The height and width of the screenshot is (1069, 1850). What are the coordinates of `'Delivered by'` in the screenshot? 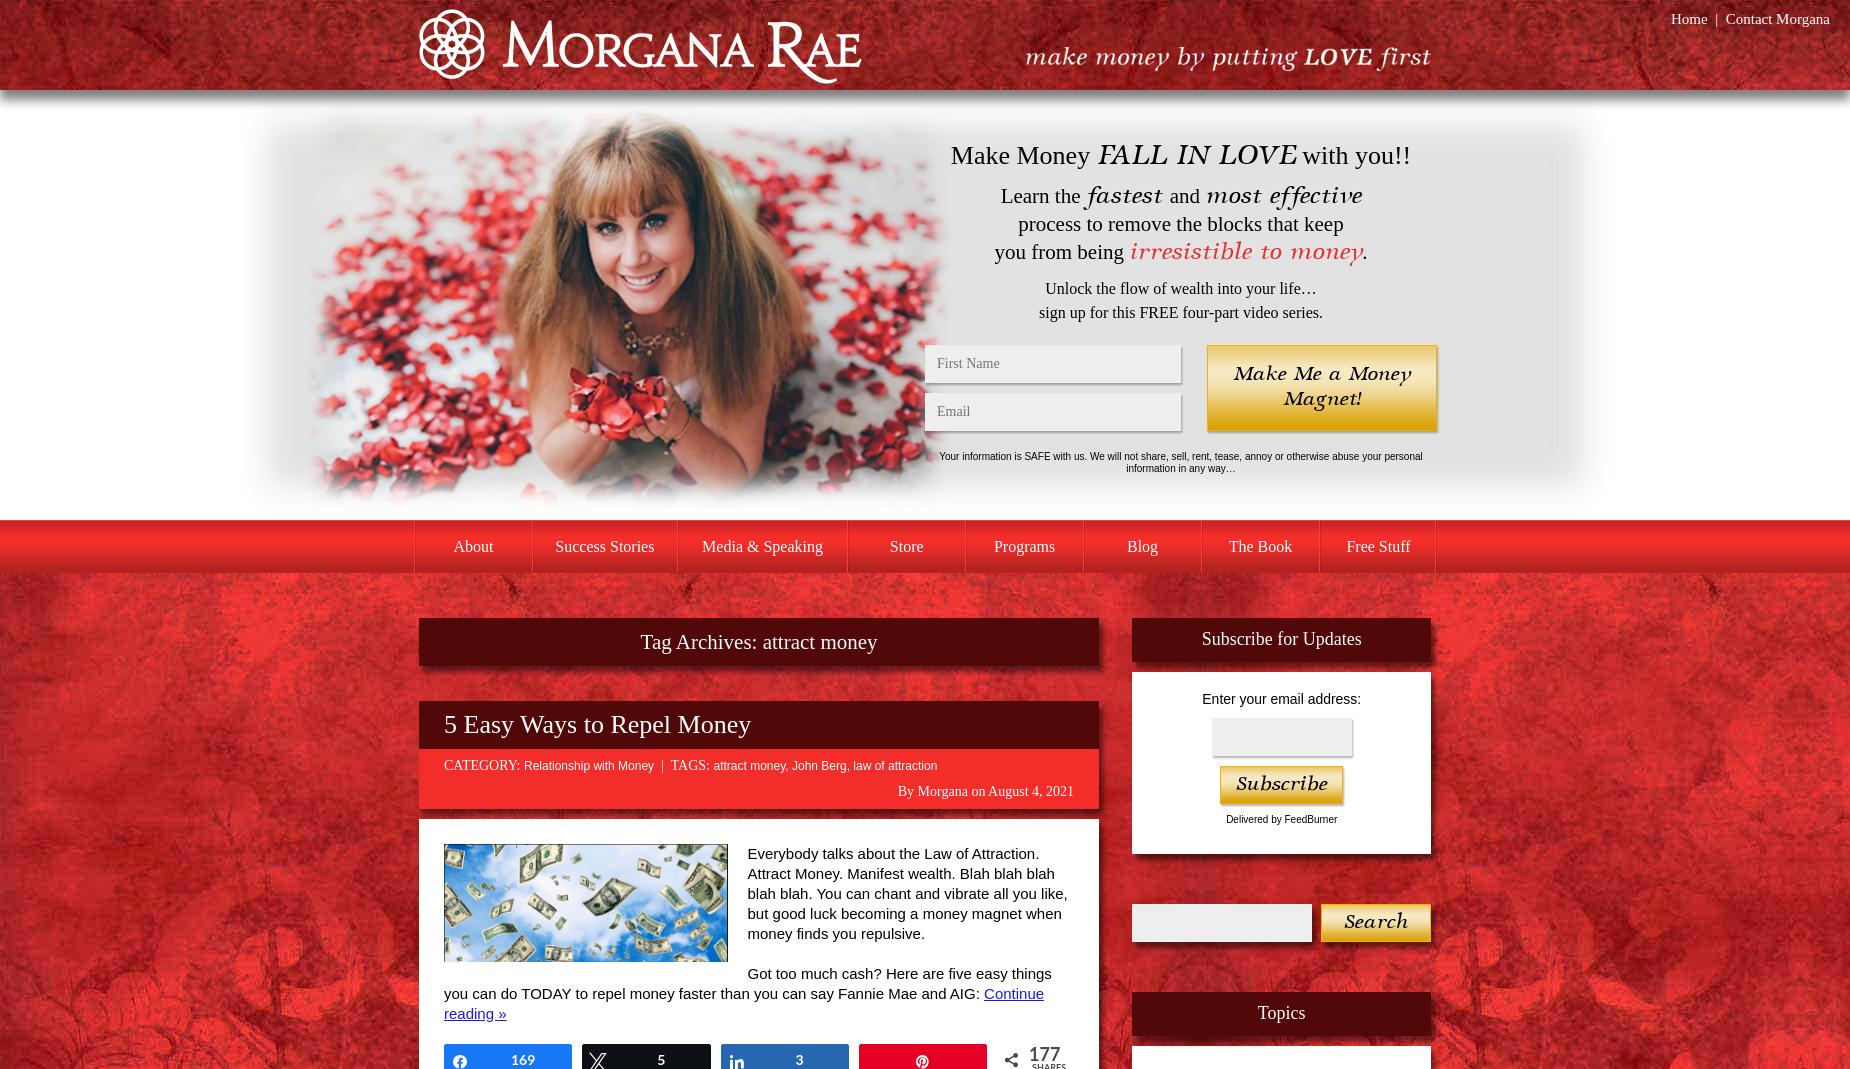 It's located at (1254, 818).